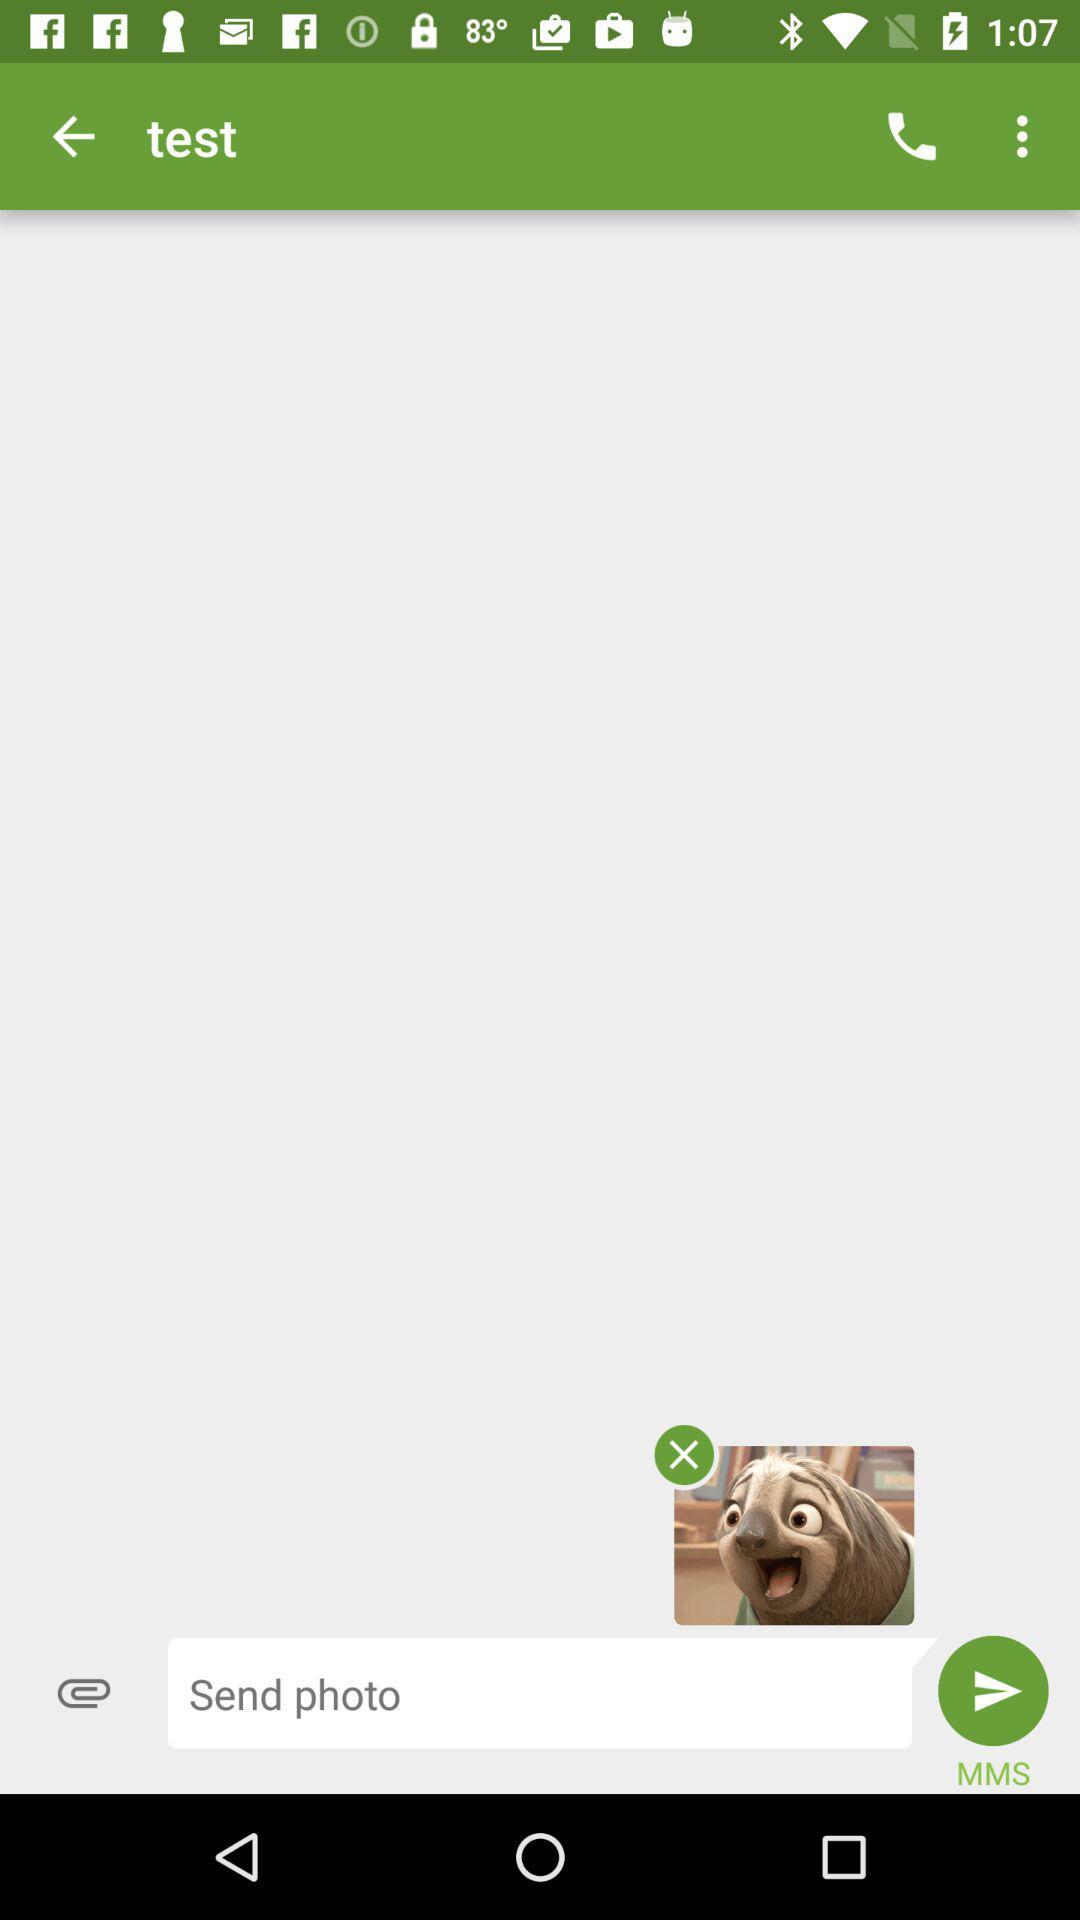  What do you see at coordinates (911, 135) in the screenshot?
I see `the icon to the right of the test icon` at bounding box center [911, 135].